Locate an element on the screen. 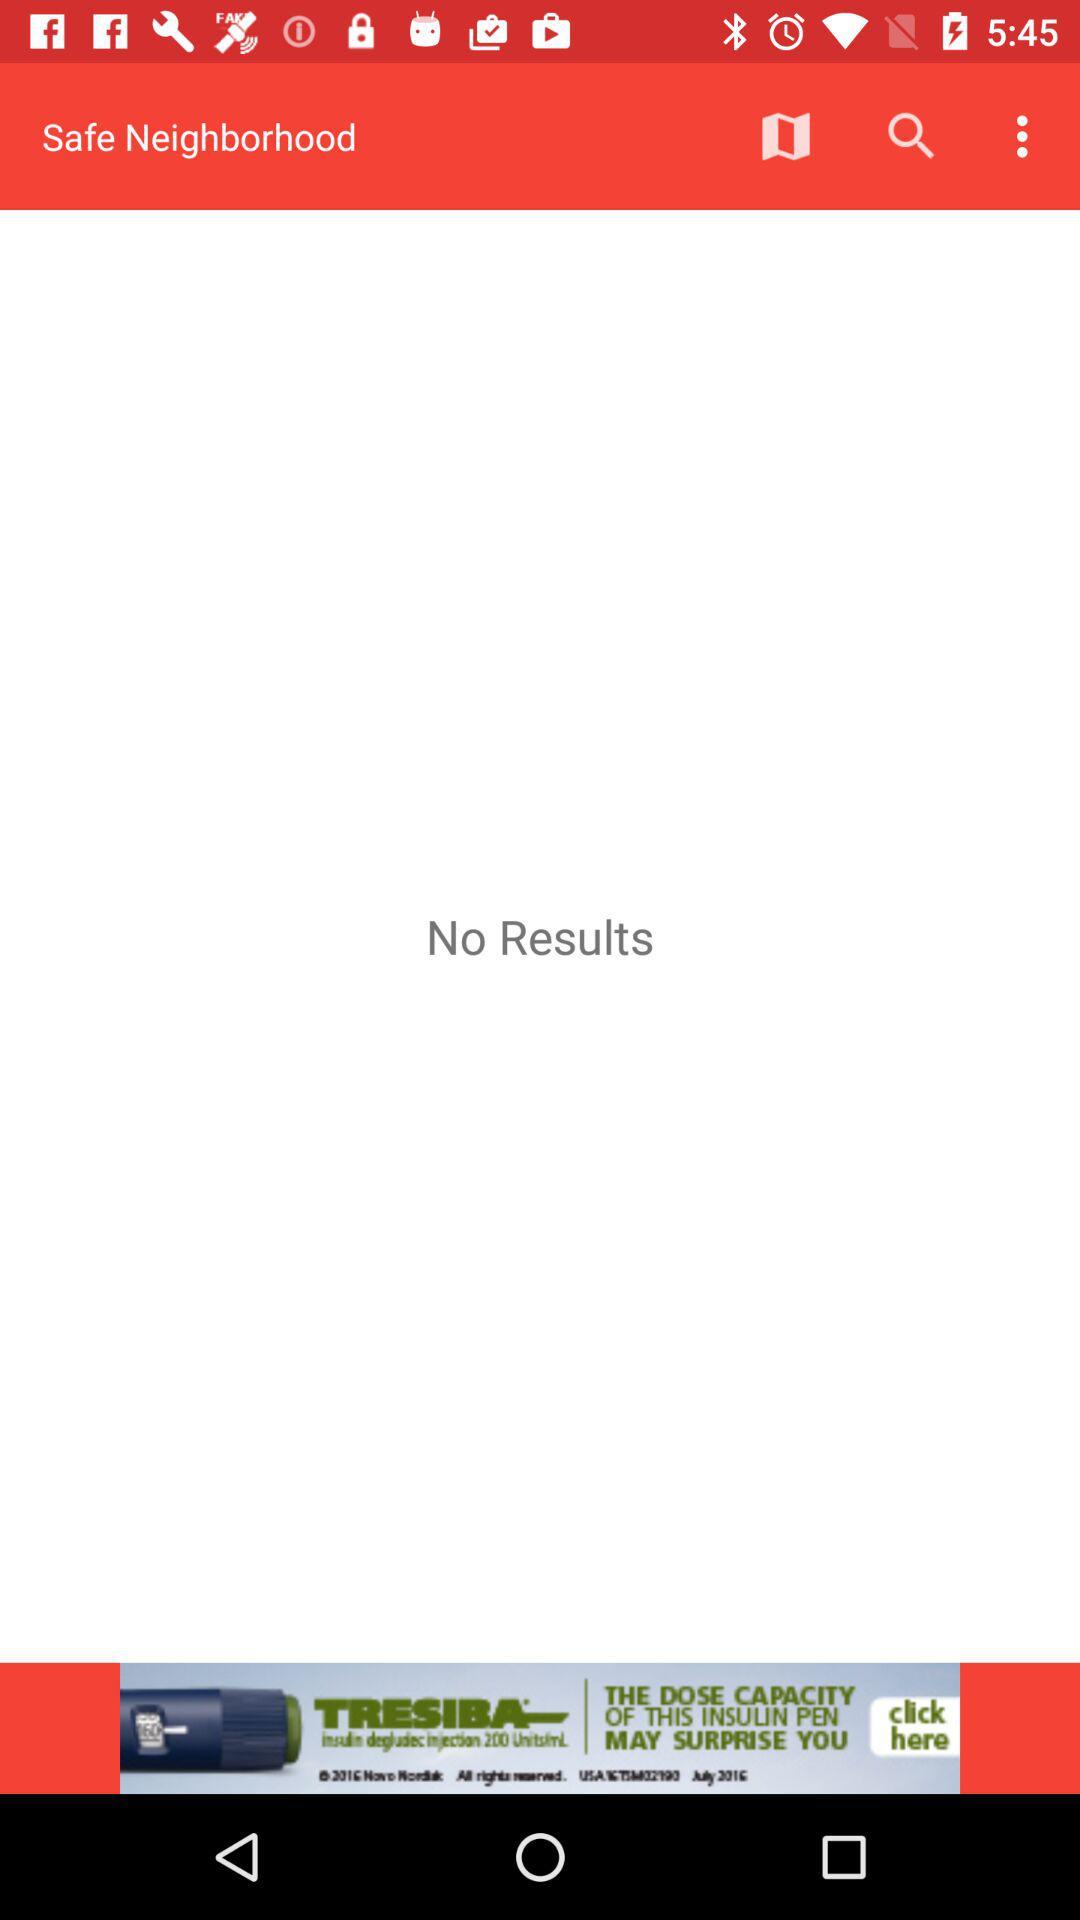  item next to the safe neighborhood icon is located at coordinates (785, 135).